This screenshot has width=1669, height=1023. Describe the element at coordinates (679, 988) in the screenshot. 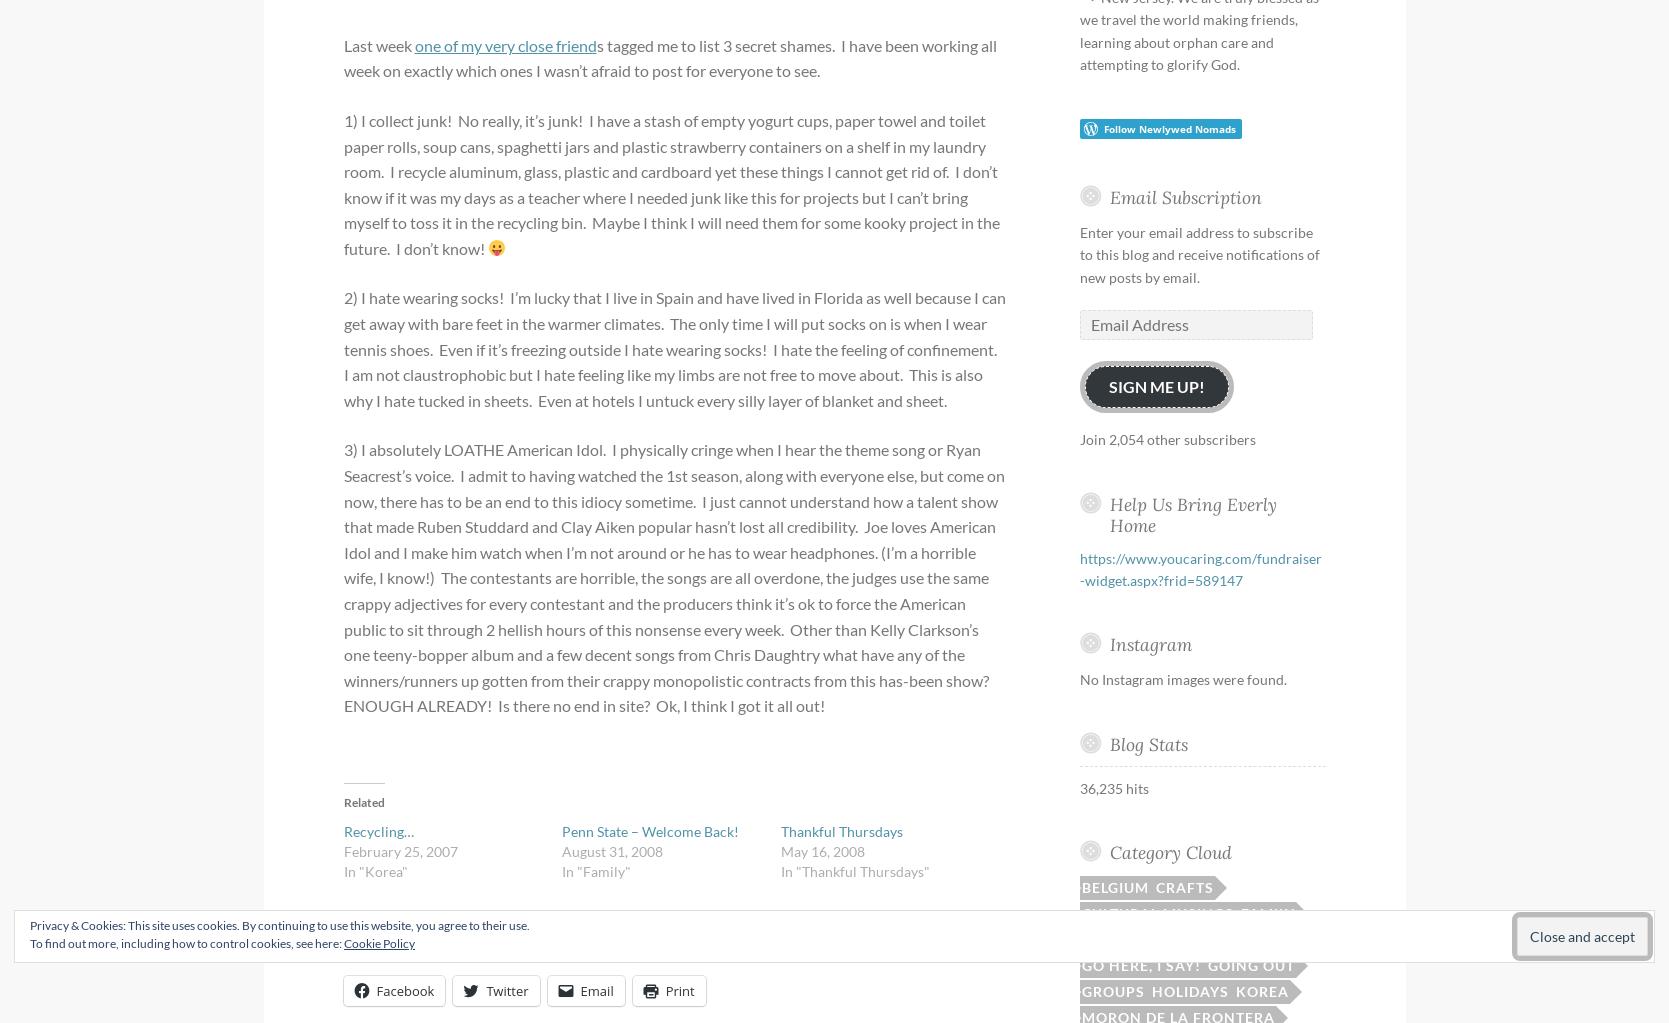

I see `'Print'` at that location.